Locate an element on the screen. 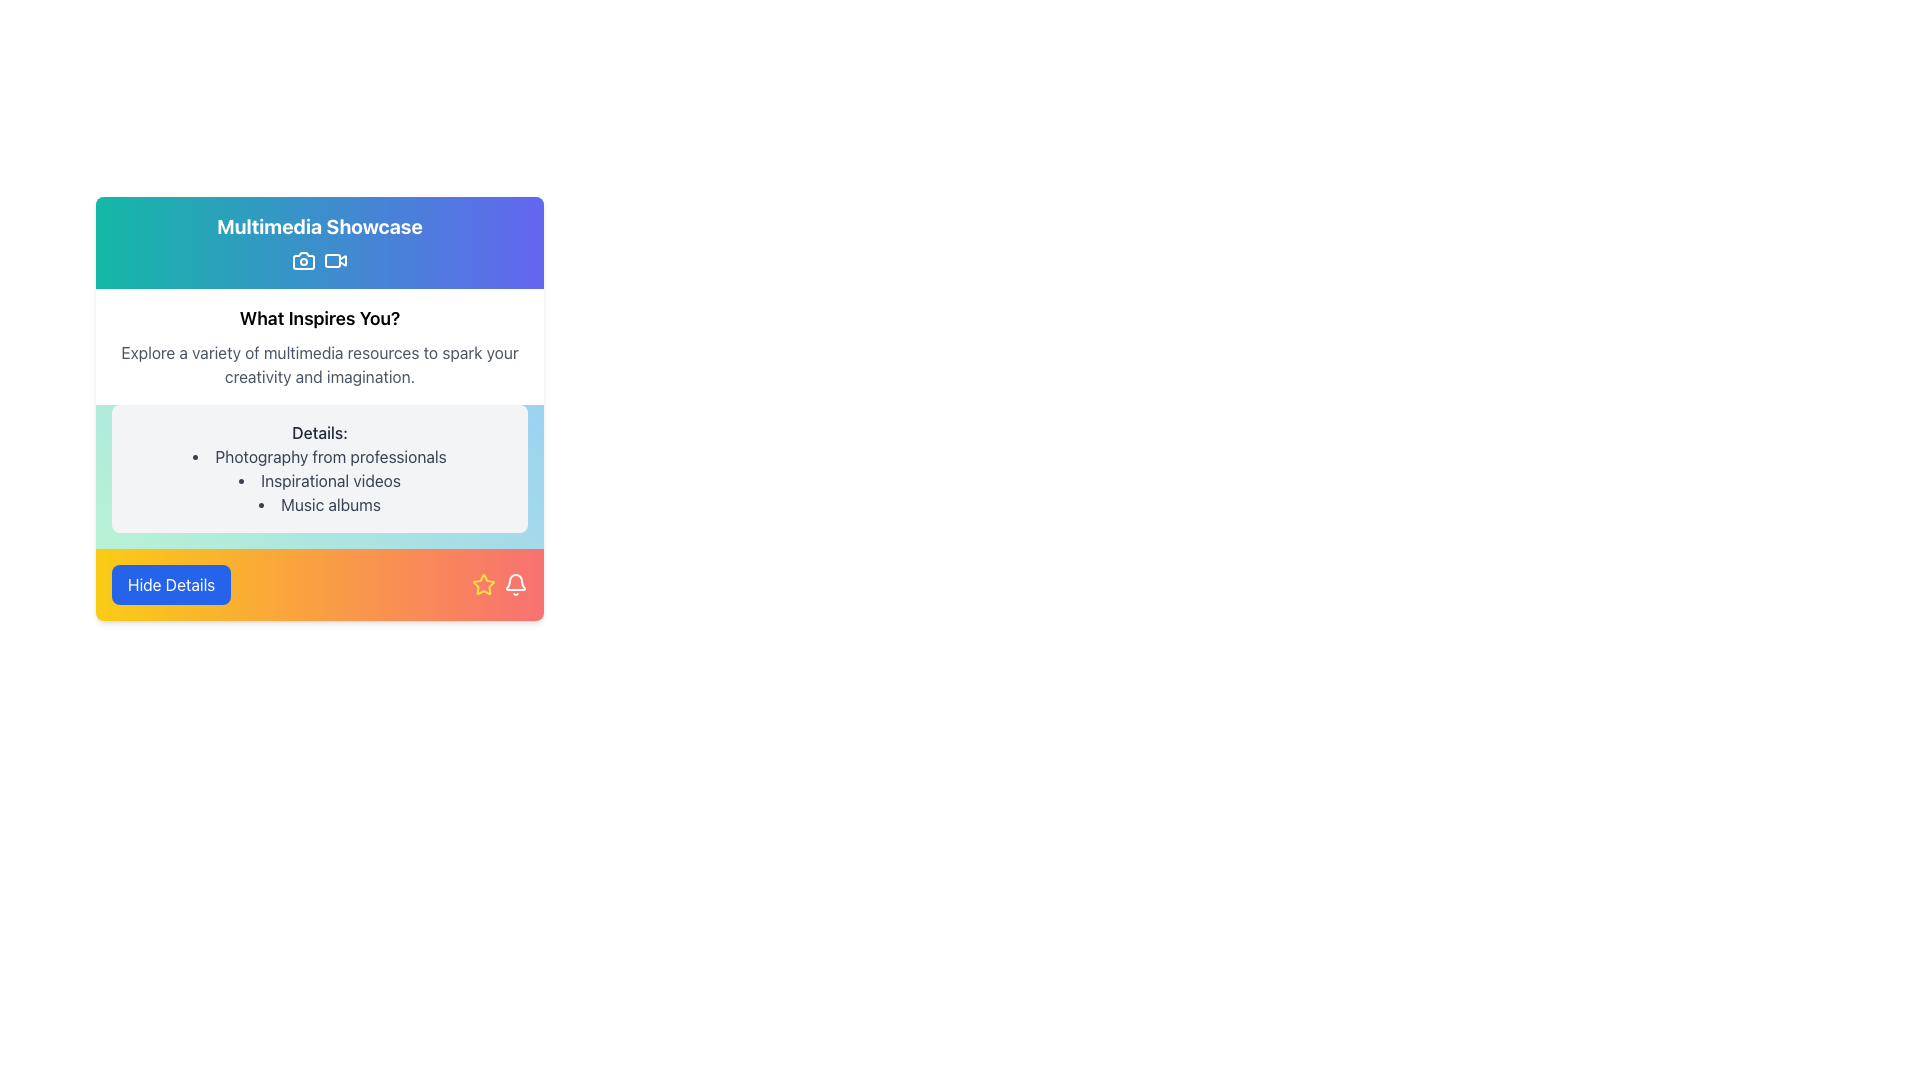  the static unordered list located in the light-gray section labeled 'Details:' on the content card, positioned below the heading text block and above the buttons is located at coordinates (320, 481).